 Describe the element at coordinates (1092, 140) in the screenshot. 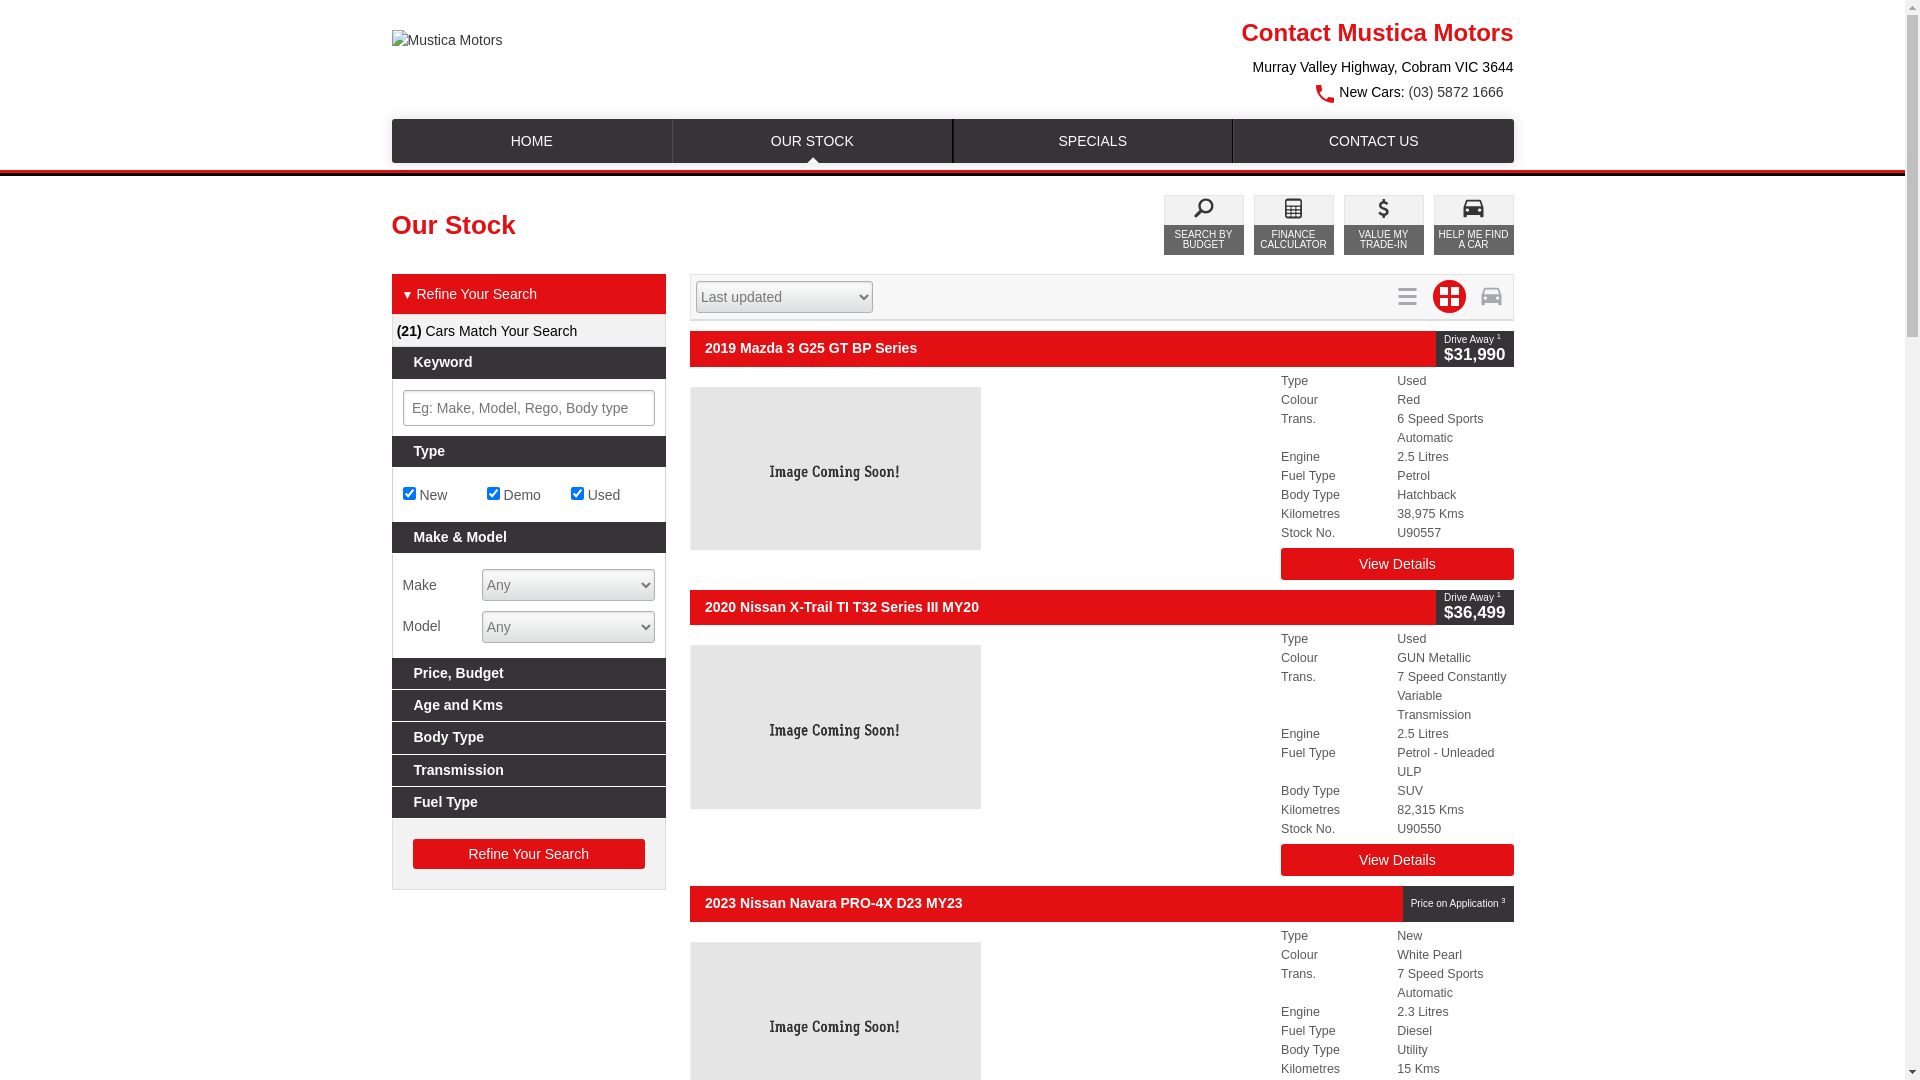

I see `'SPECIALS'` at that location.